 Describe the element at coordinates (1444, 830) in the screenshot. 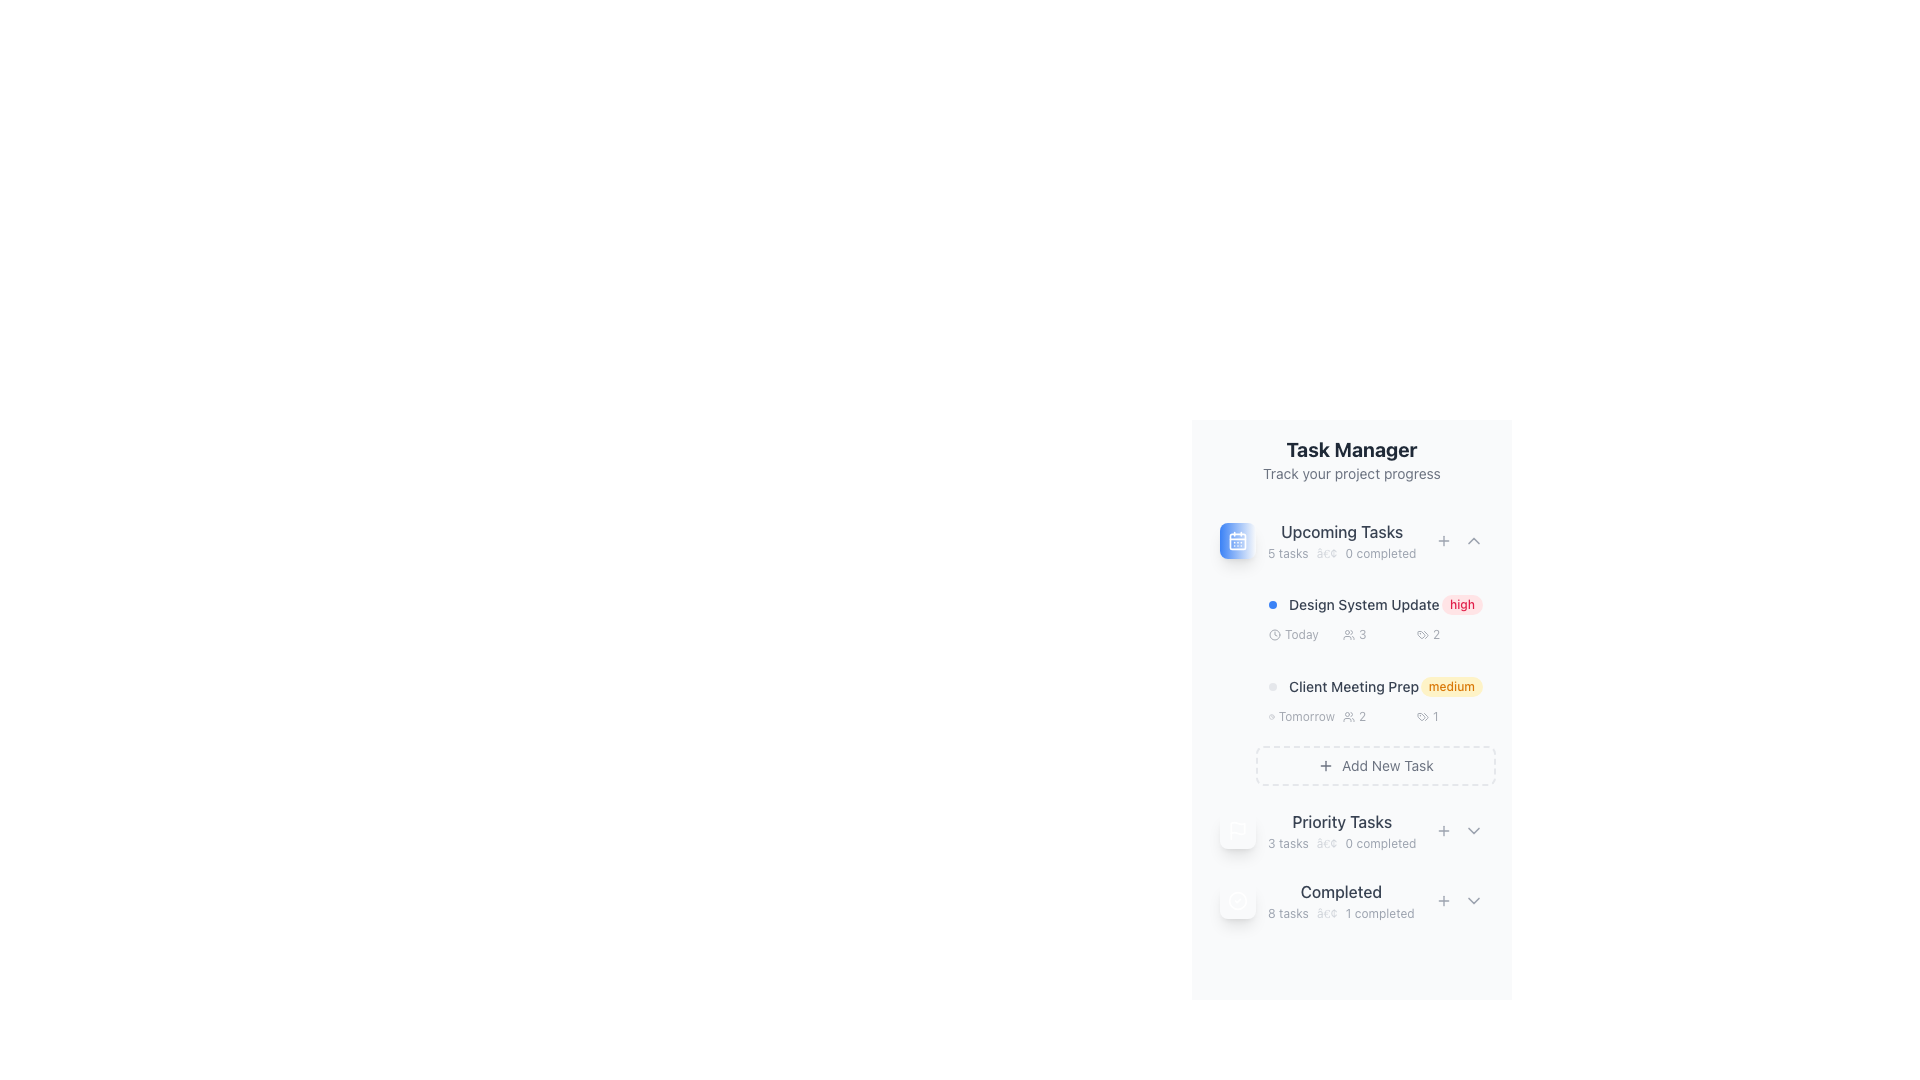

I see `the button located in the 'Priority Tasks' section of the task manager interface` at that location.